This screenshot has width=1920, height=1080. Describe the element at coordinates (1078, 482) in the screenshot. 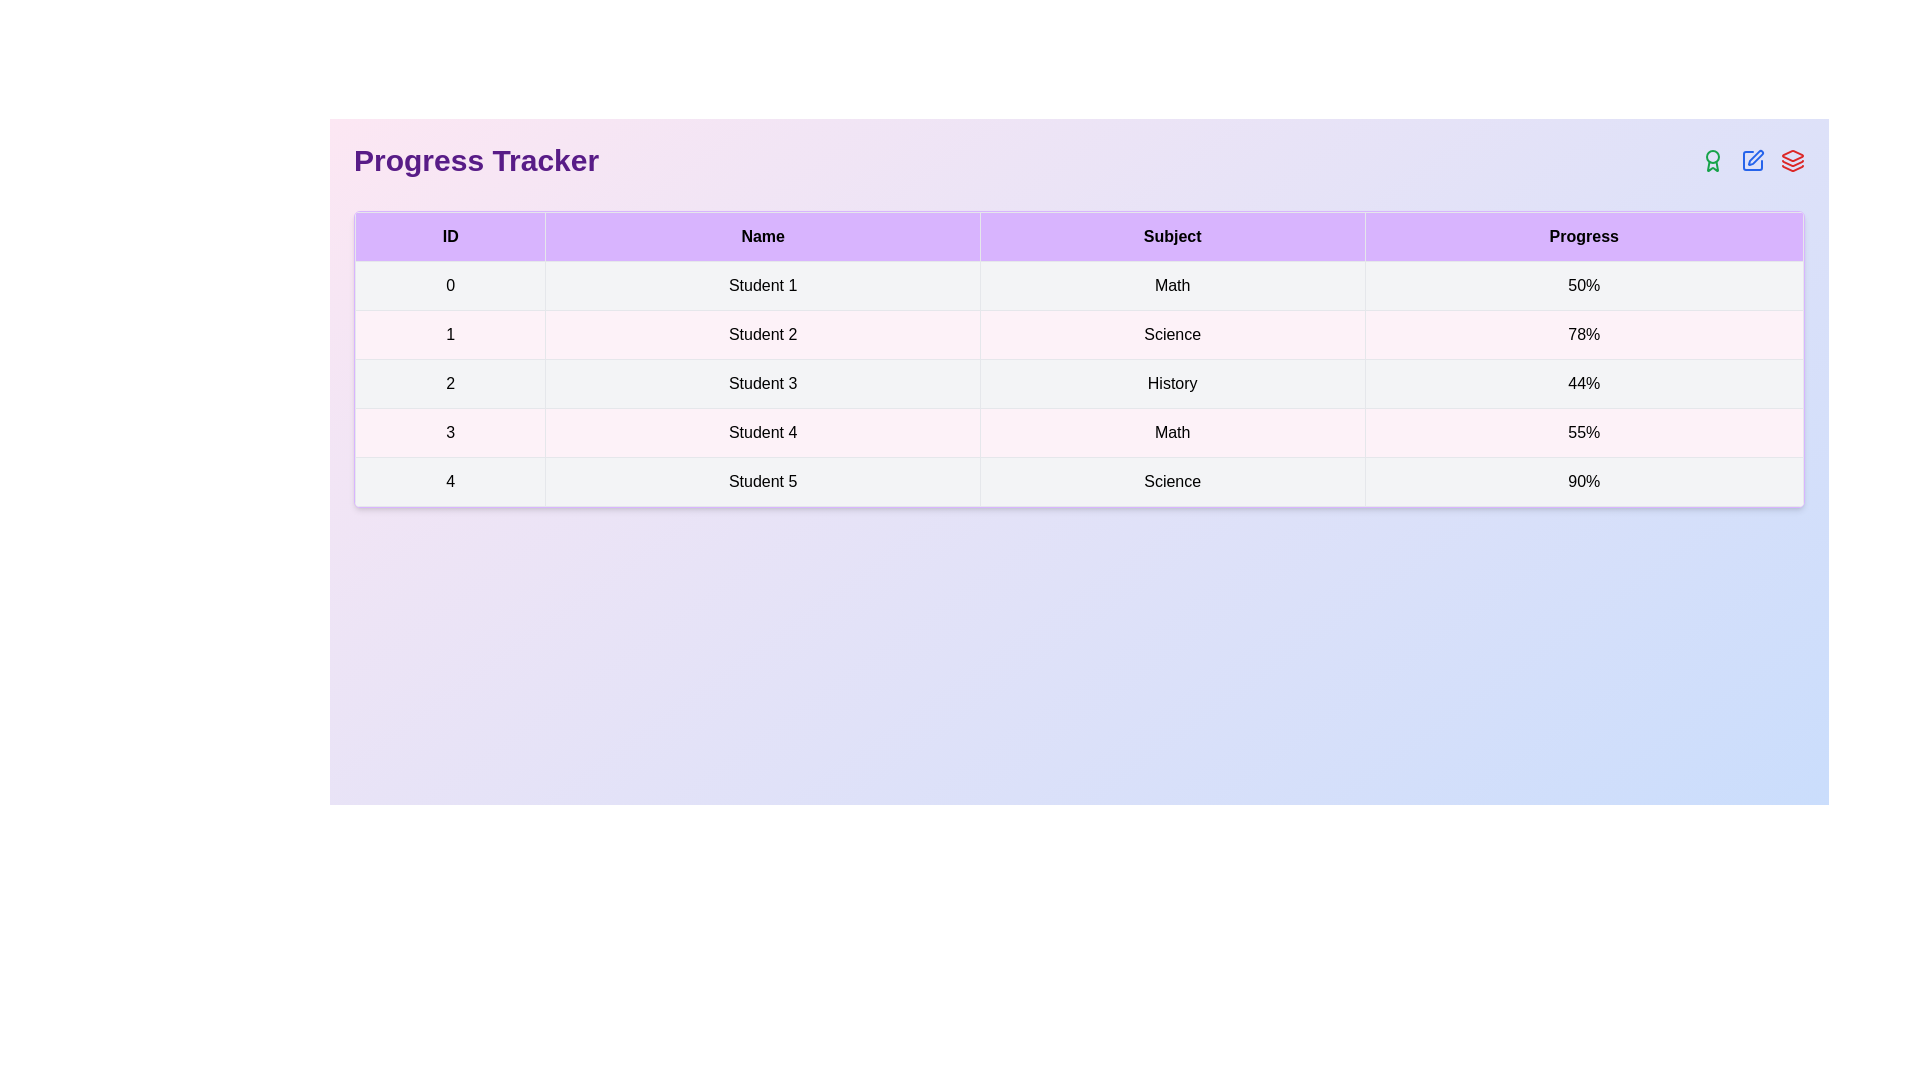

I see `the row corresponding to the student with ID 4` at that location.